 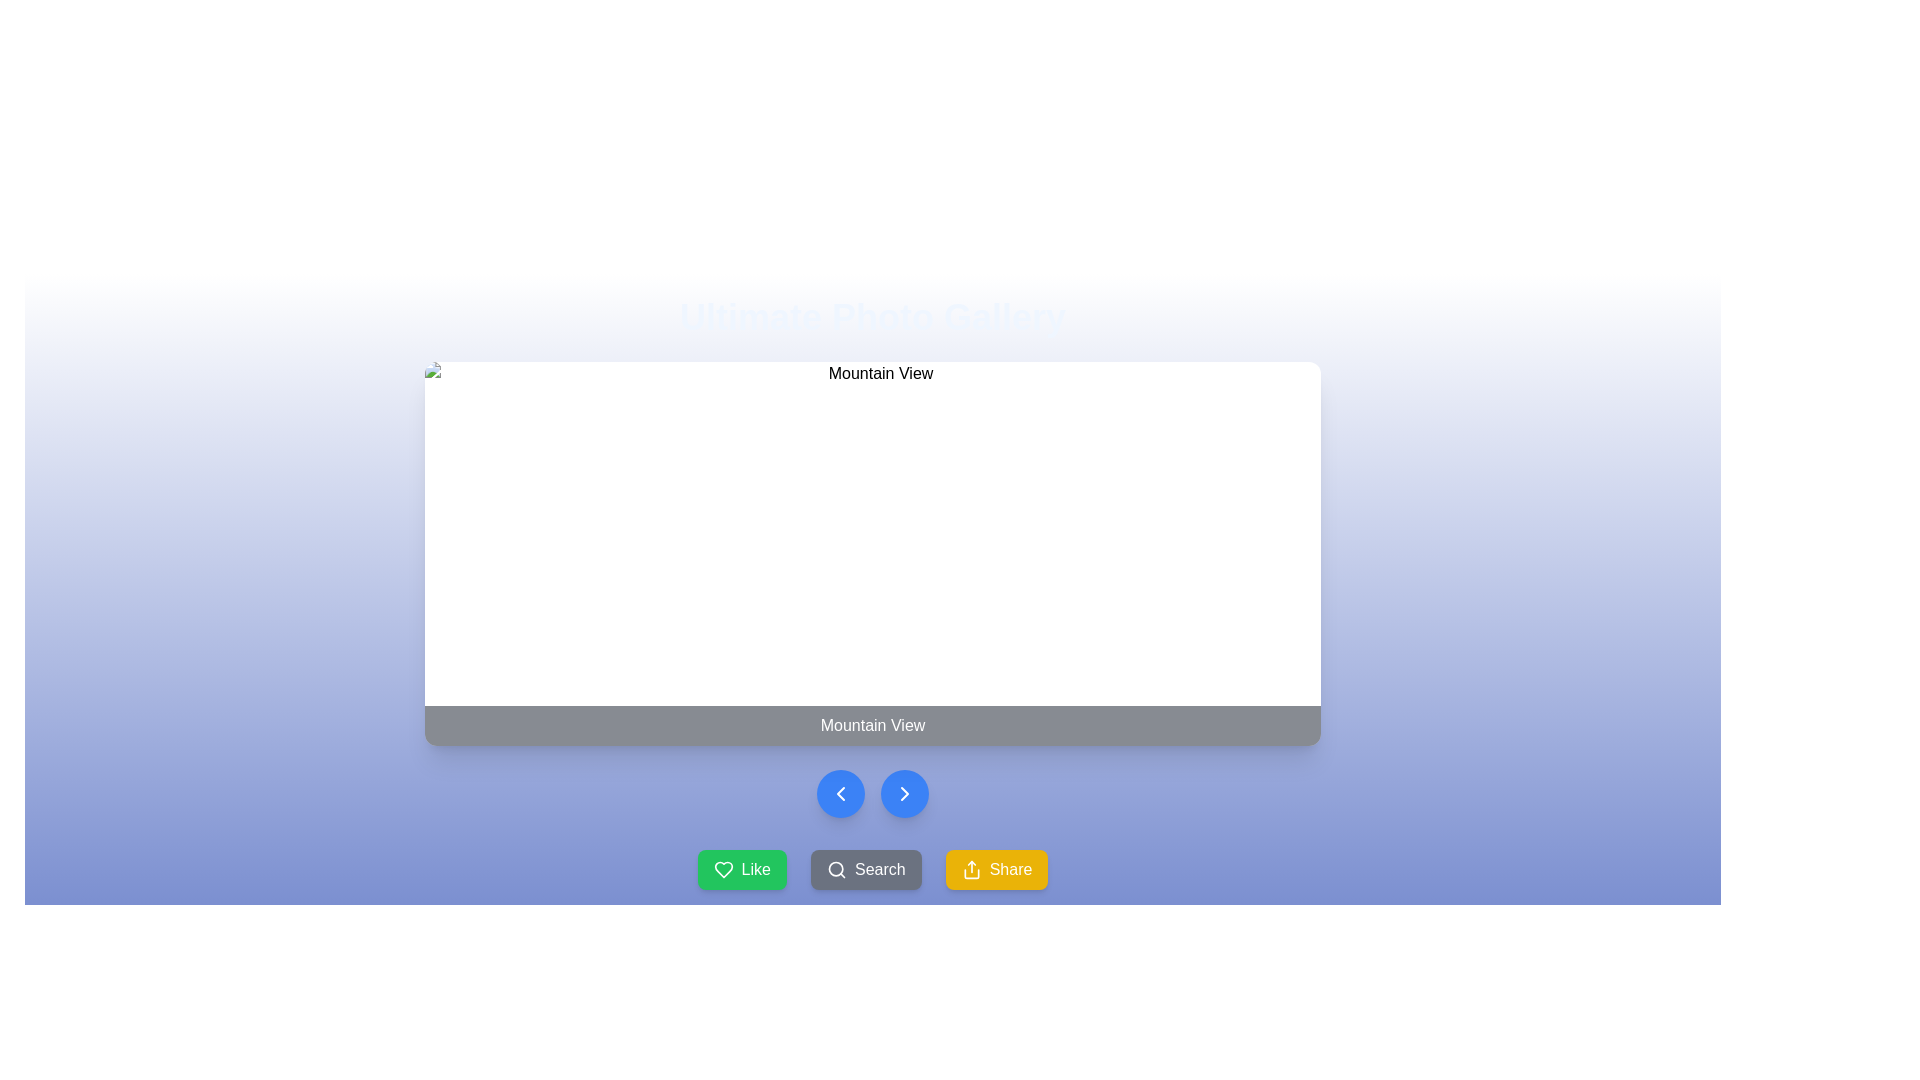 I want to click on the 'Like' button which has a green background, white text, and contains a heart icon to its left, so click(x=754, y=869).